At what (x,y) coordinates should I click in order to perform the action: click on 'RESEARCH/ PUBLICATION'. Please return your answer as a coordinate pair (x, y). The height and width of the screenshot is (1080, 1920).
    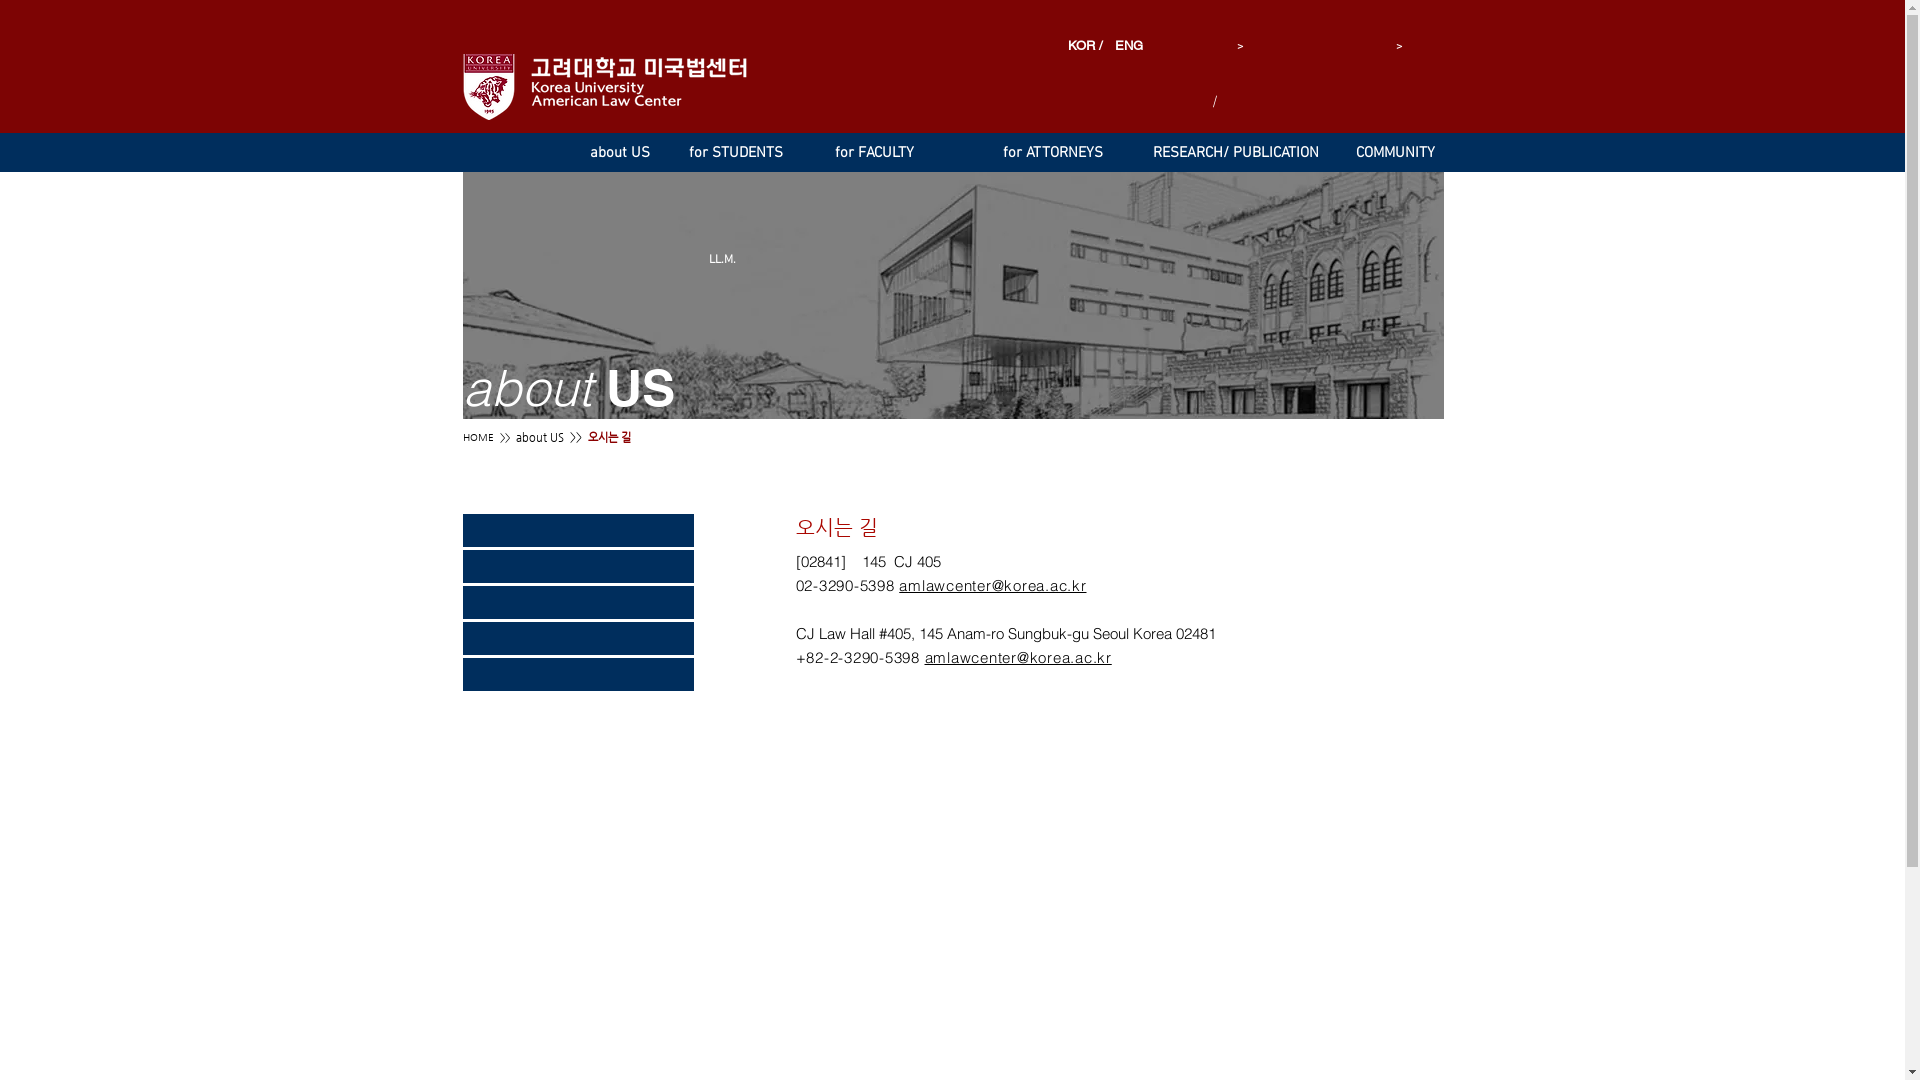
    Looking at the image, I should click on (1143, 152).